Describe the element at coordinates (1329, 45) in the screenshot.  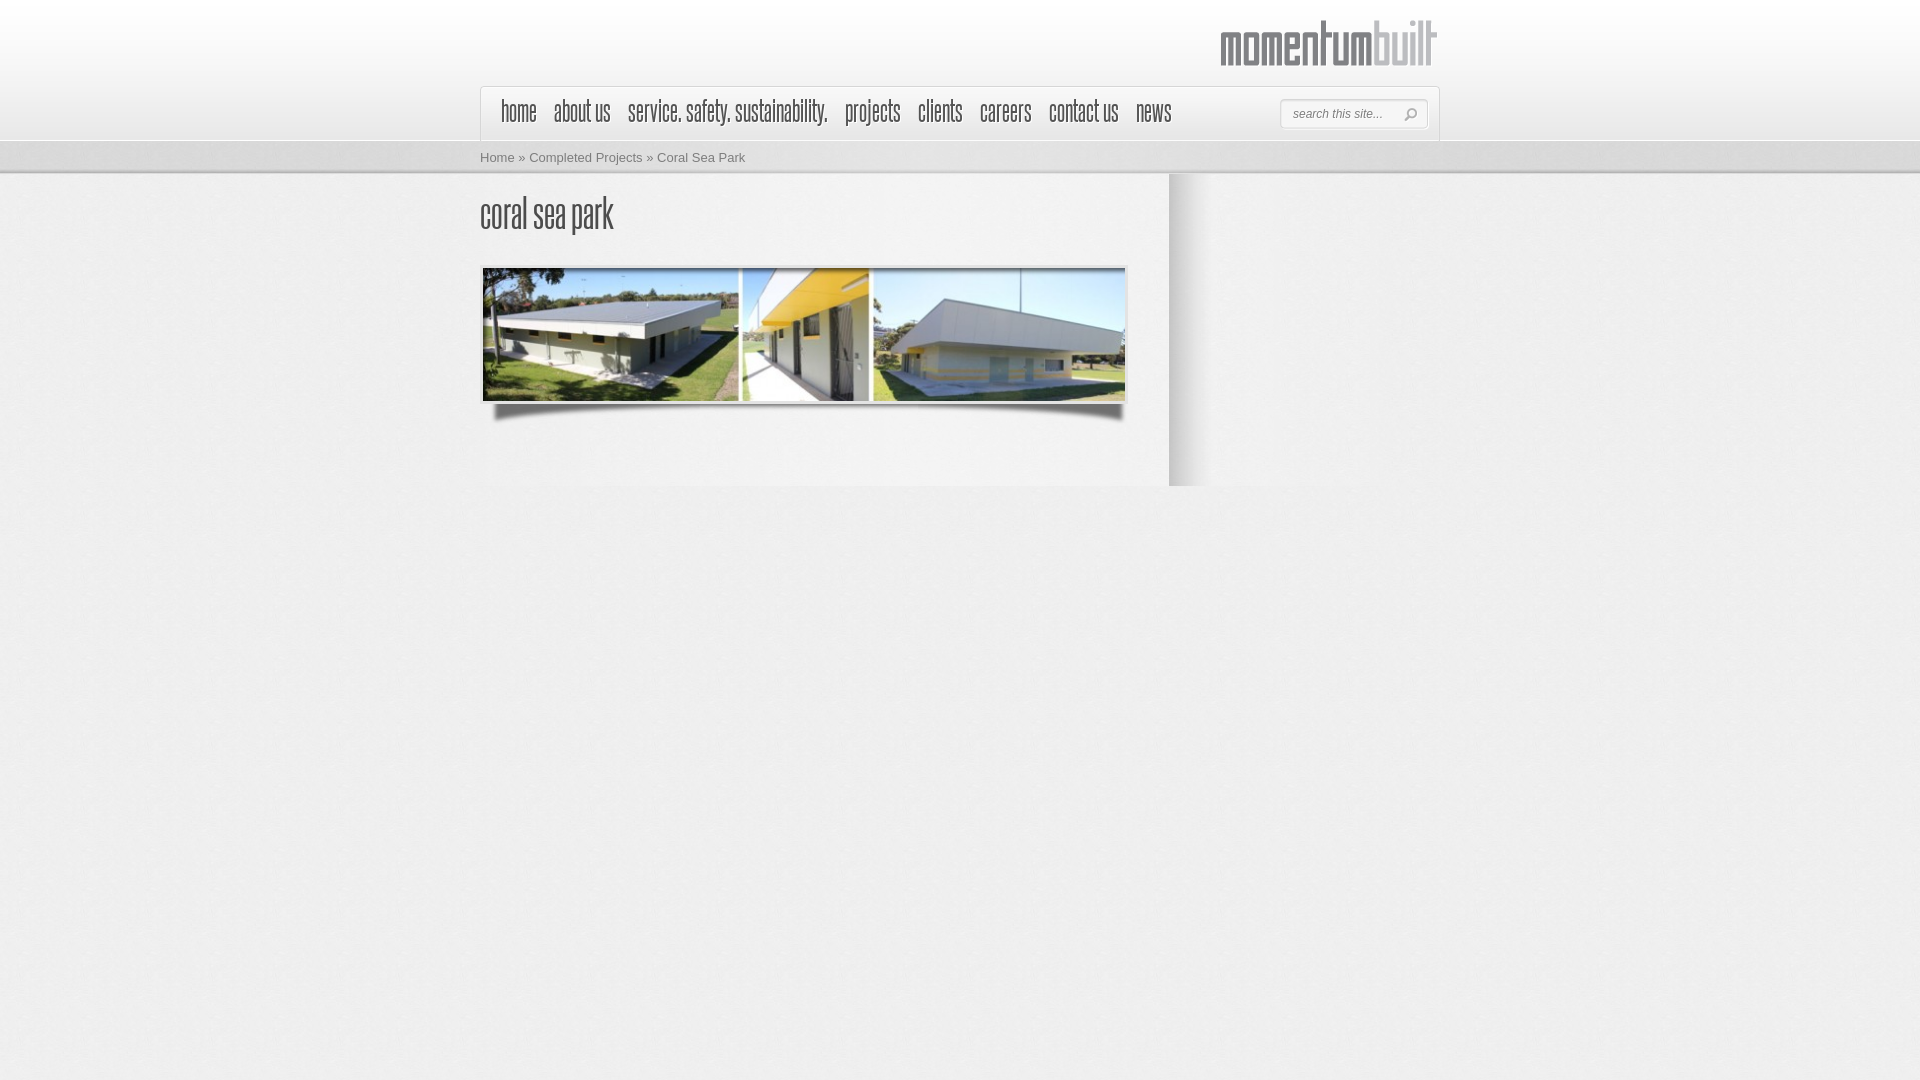
I see `'Momentum Built'` at that location.